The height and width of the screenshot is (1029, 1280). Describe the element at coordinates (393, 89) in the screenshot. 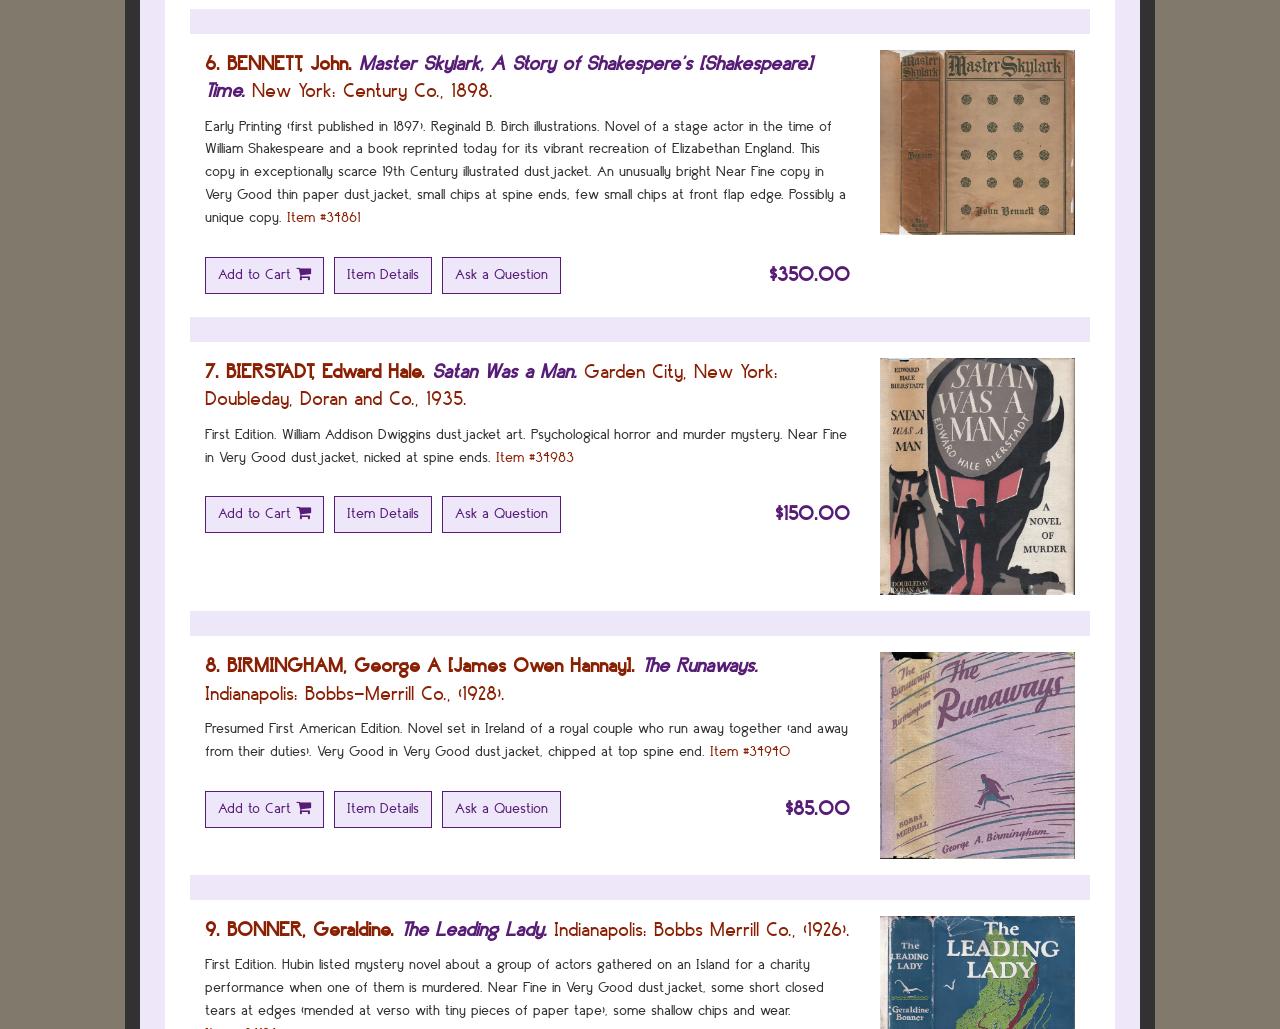

I see `'Century Co.,'` at that location.